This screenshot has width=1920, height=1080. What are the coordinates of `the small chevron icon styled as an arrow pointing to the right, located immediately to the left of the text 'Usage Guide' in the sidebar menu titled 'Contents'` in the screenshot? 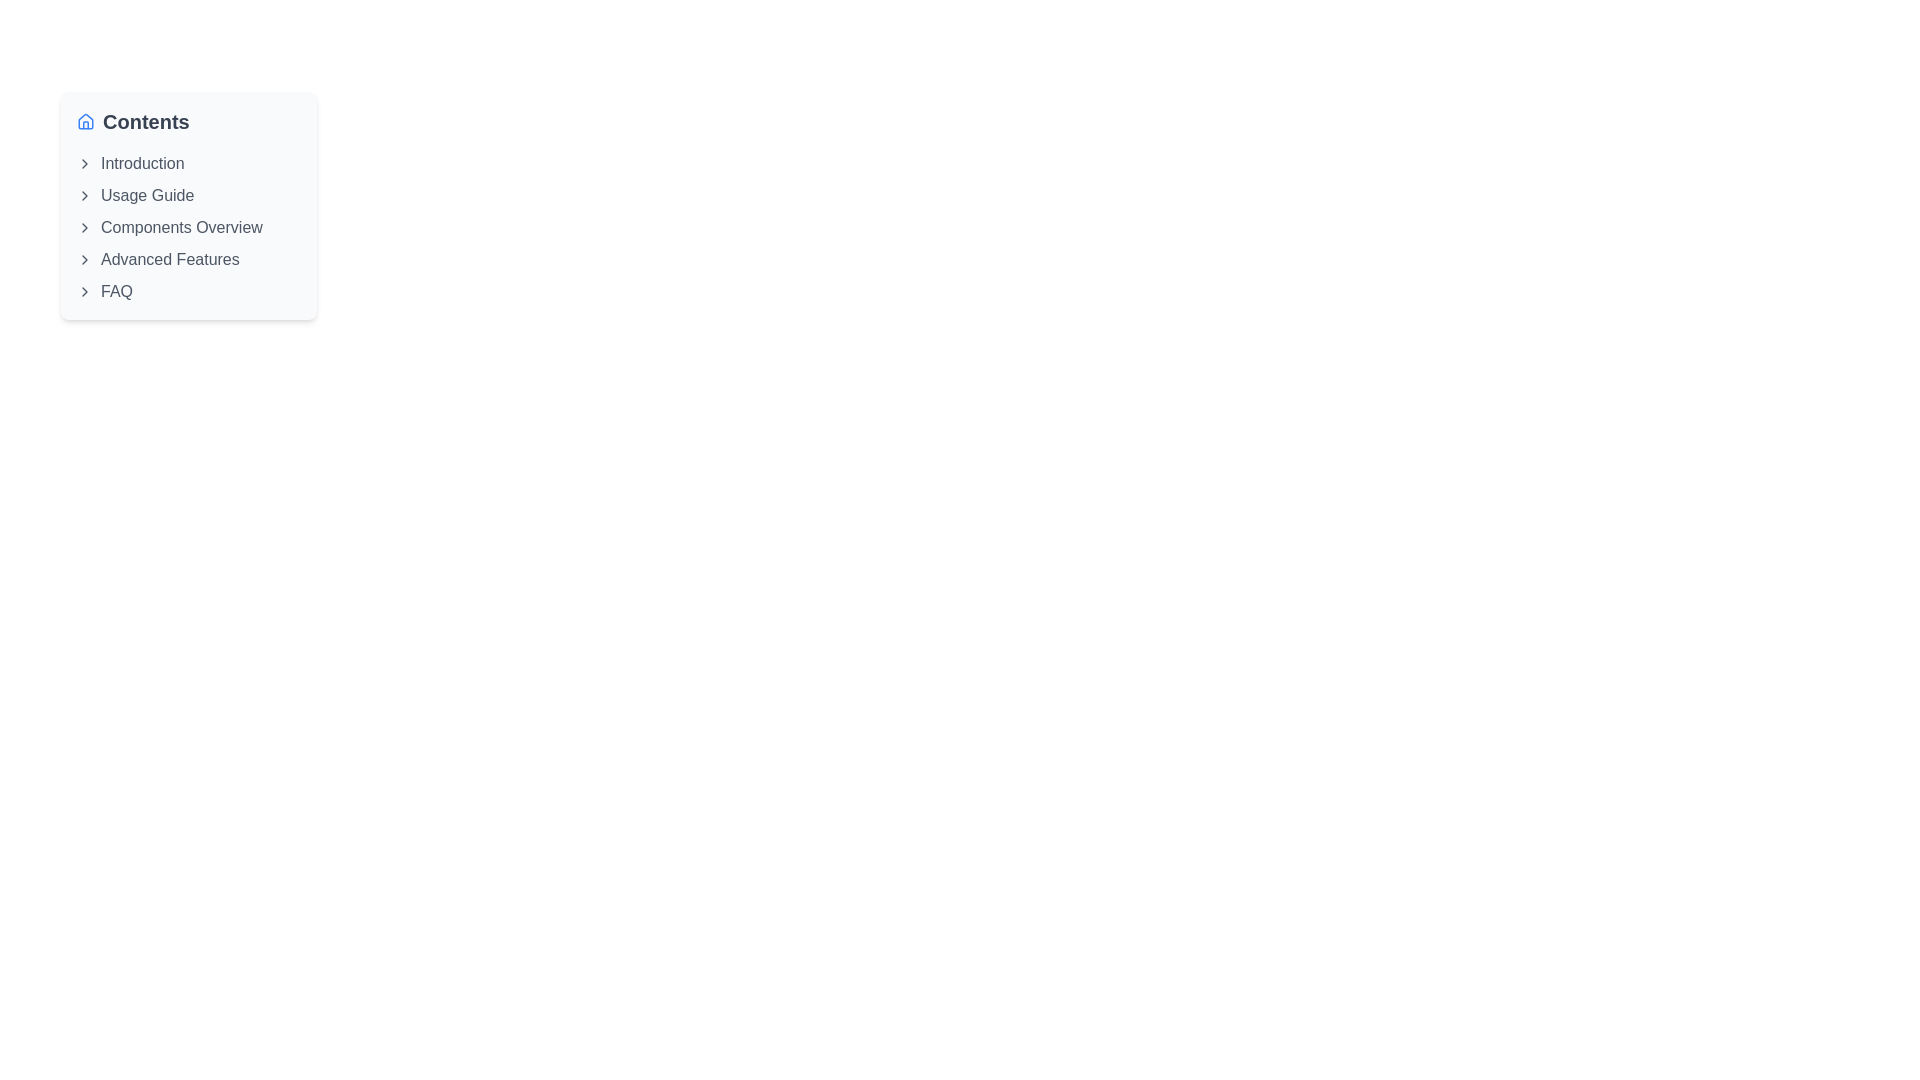 It's located at (84, 196).